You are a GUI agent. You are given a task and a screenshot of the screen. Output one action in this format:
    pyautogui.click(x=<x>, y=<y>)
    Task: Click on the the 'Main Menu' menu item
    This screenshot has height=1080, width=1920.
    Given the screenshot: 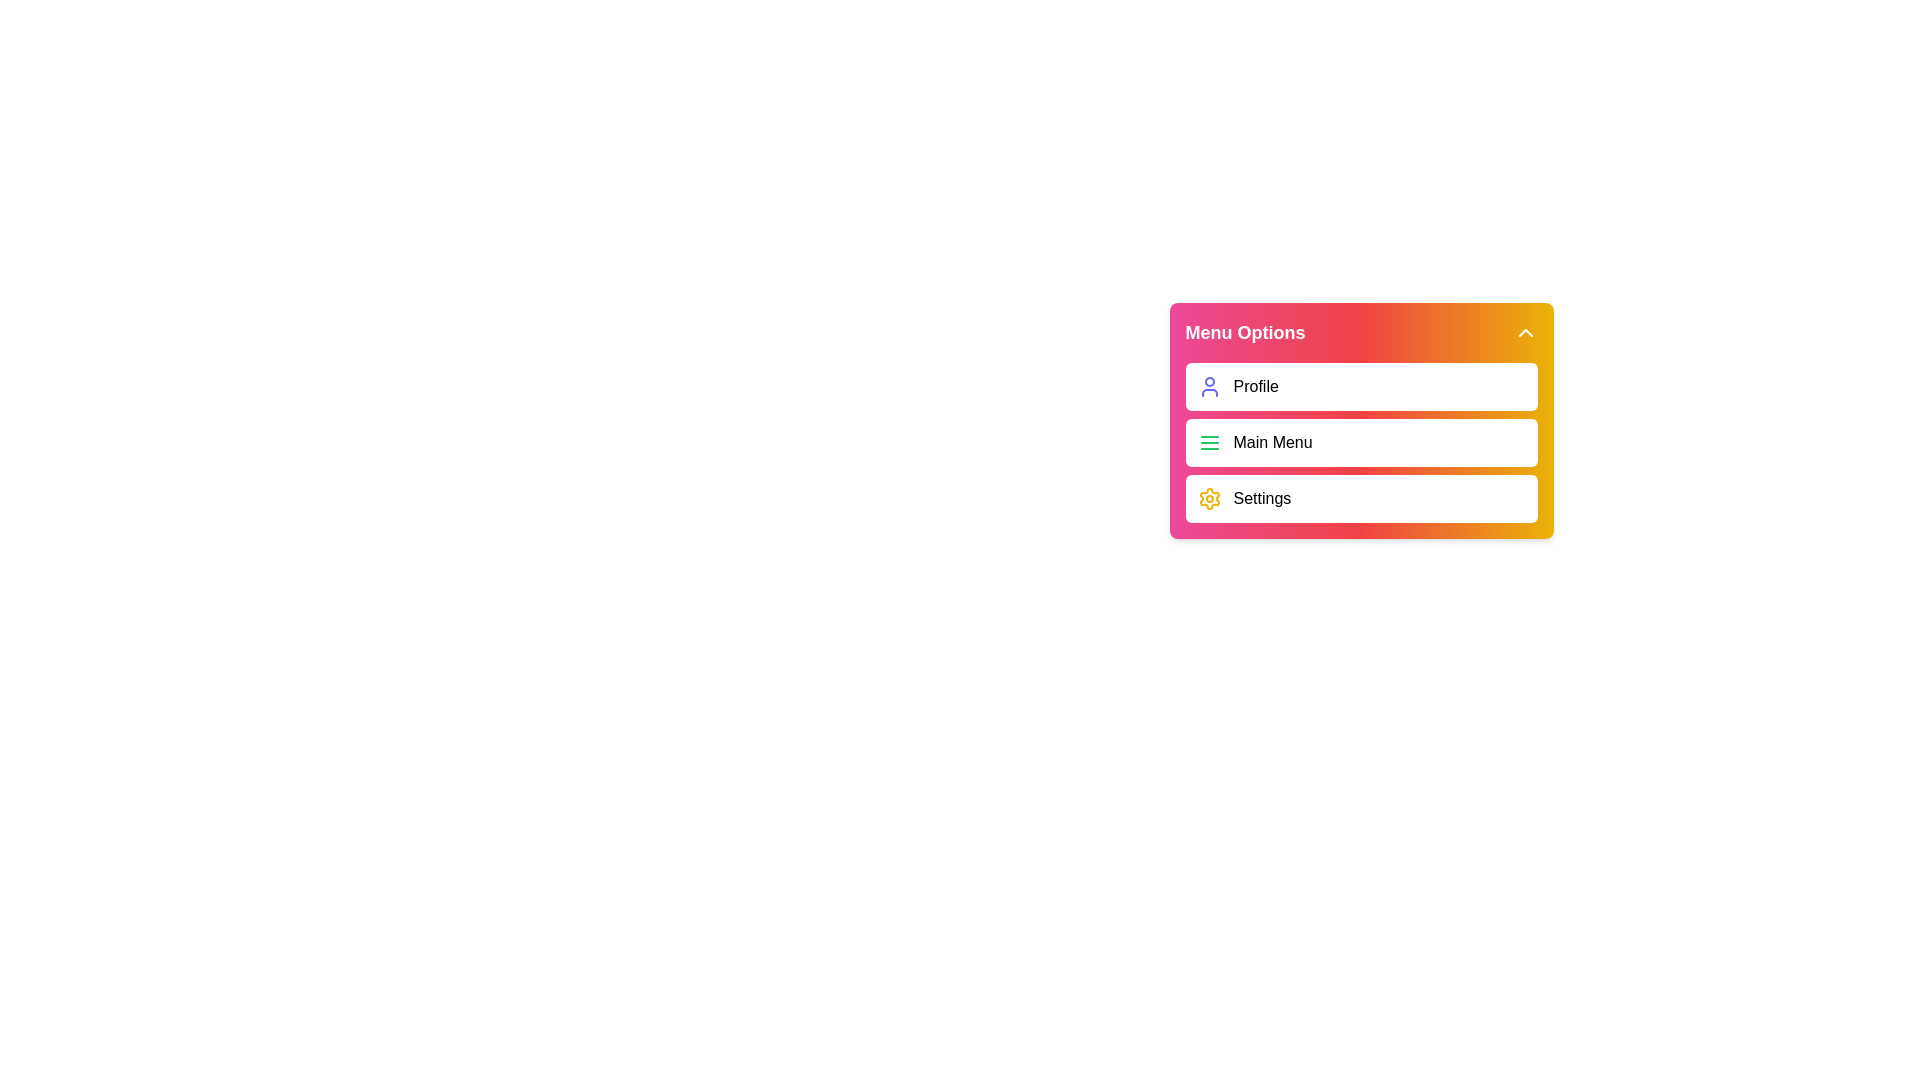 What is the action you would take?
    pyautogui.click(x=1360, y=442)
    